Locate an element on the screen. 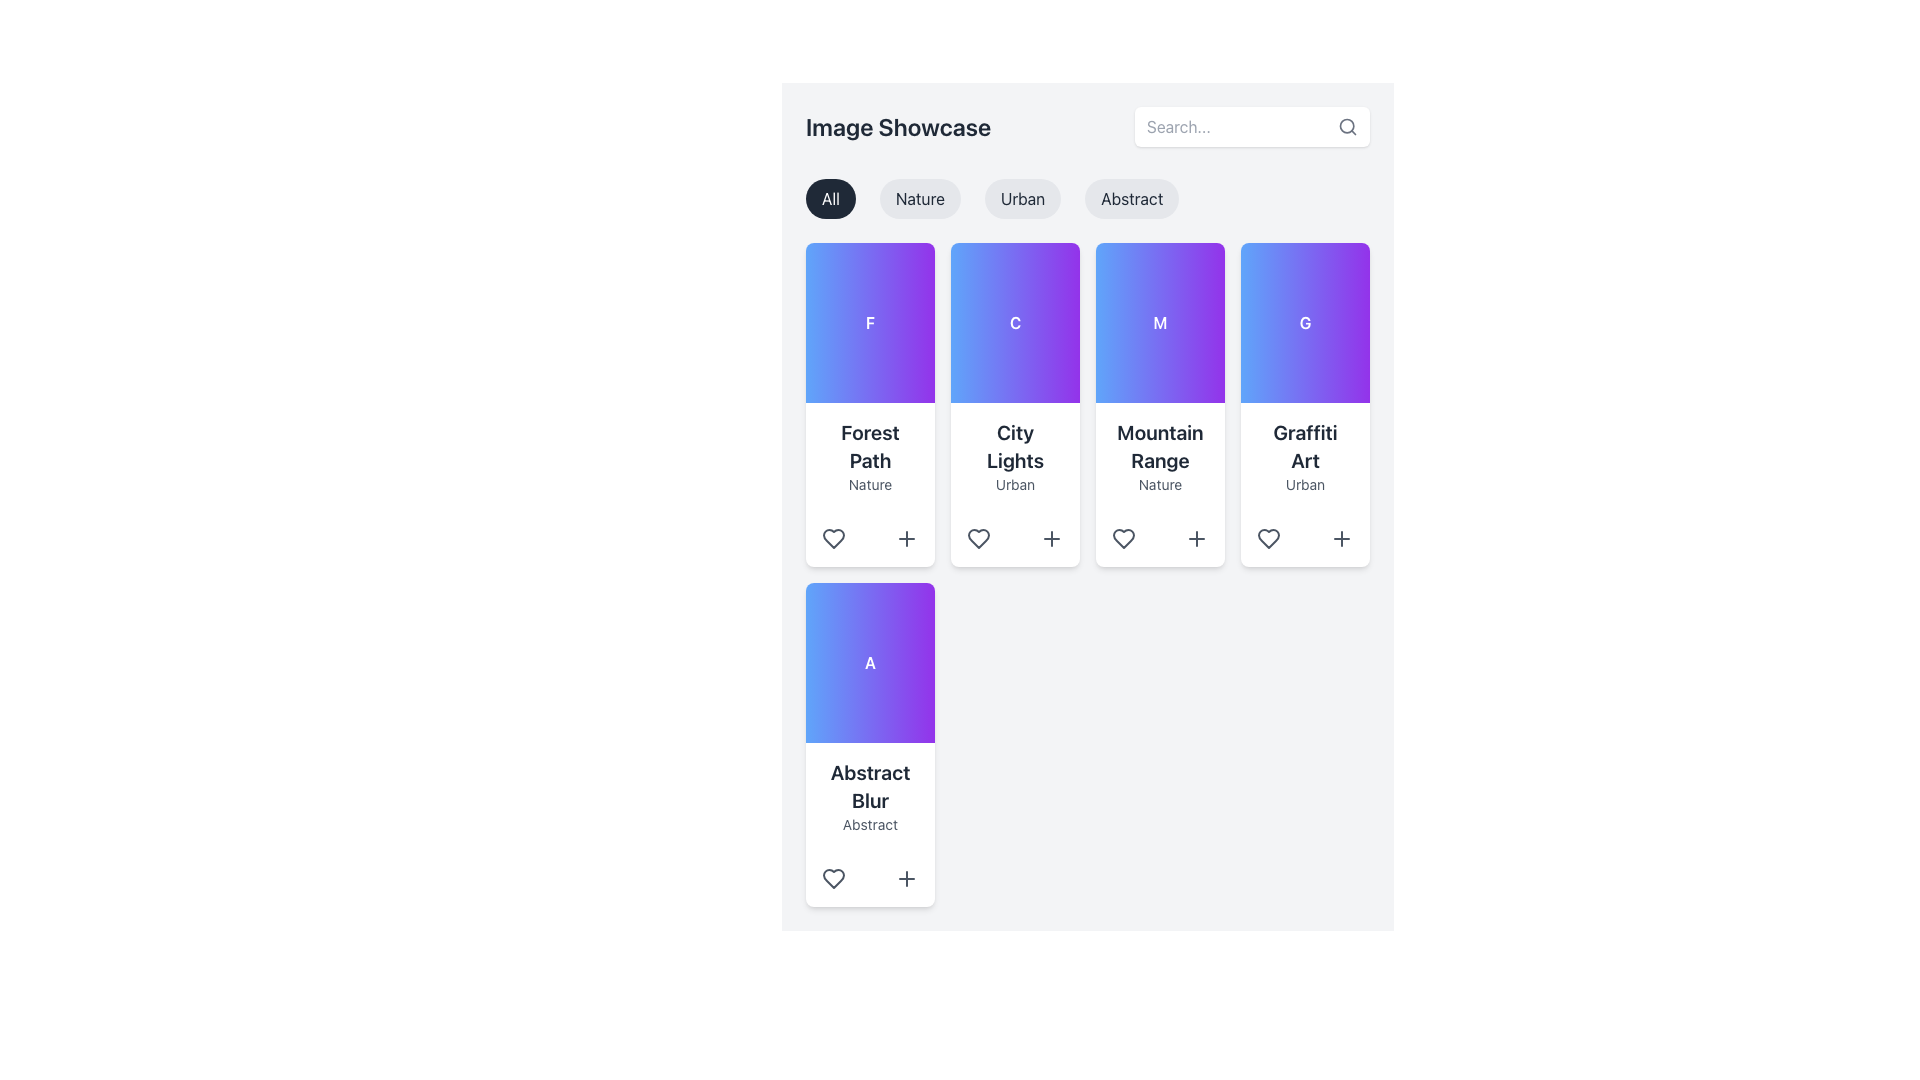  the 'Graffiti Art' static text element, which is located in the fourth card from the left in the top row of the grid, featuring a large, bold dark gray title and smaller lighter gray text within a white rounded card is located at coordinates (1305, 456).